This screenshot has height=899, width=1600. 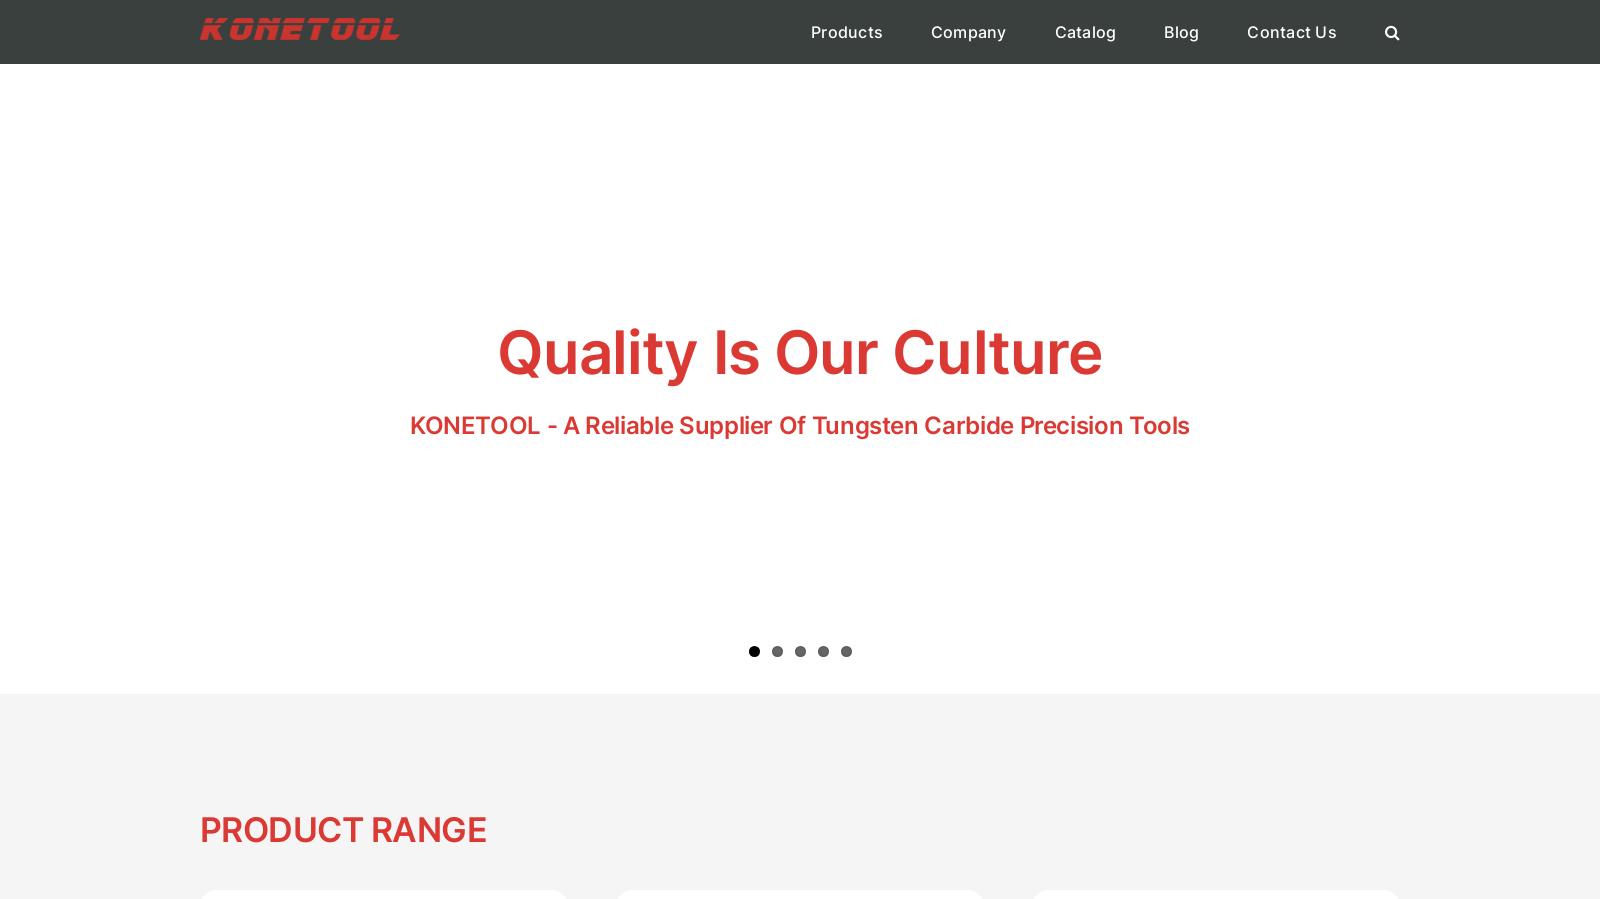 What do you see at coordinates (1181, 31) in the screenshot?
I see `'Blog'` at bounding box center [1181, 31].